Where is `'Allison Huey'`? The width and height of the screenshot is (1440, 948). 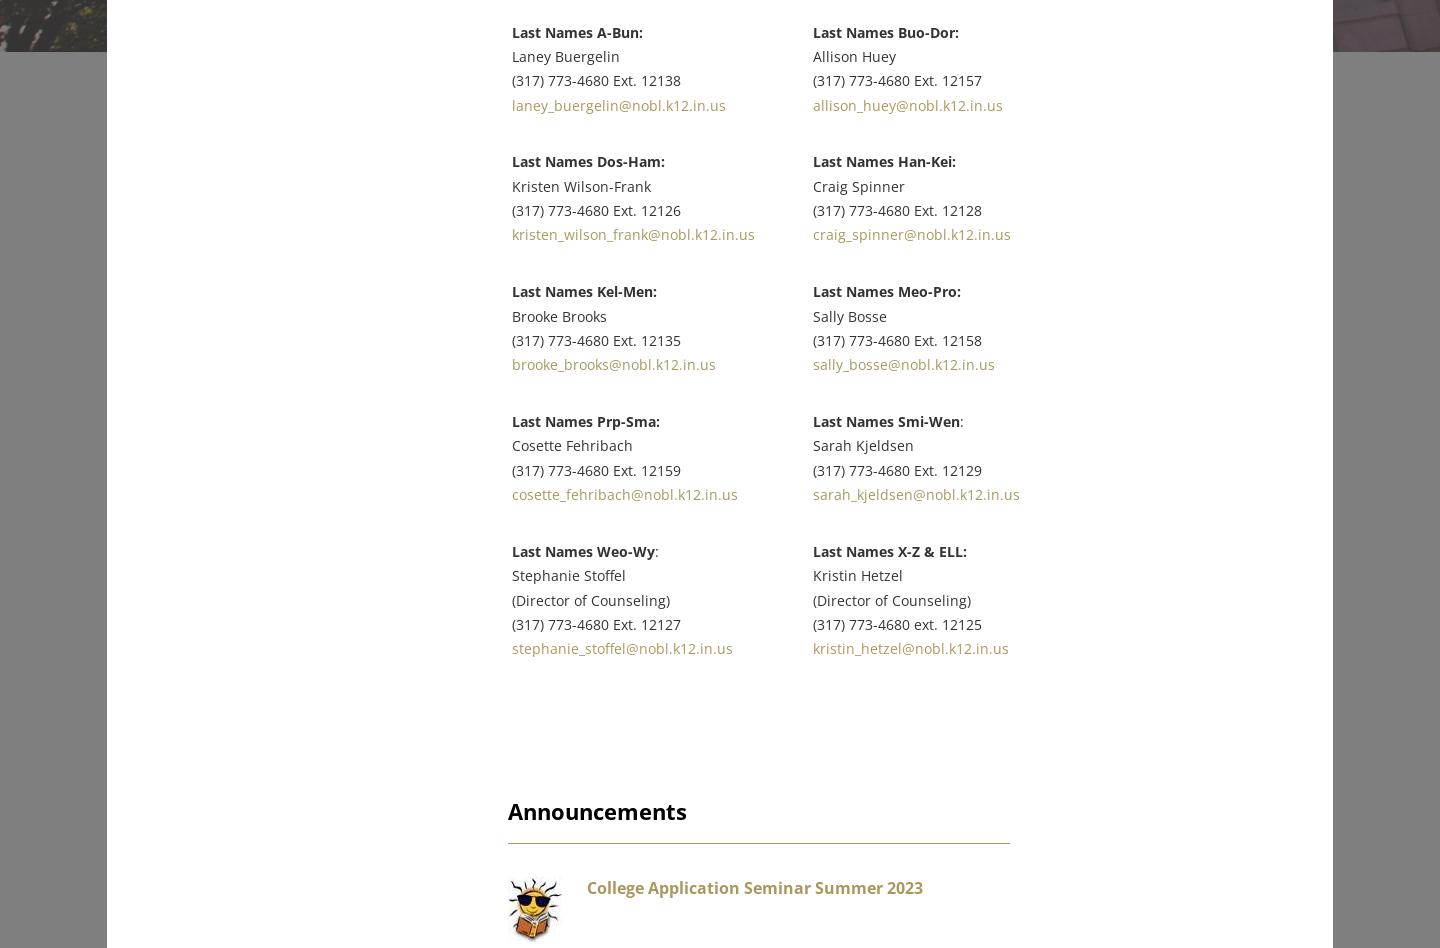 'Allison Huey' is located at coordinates (874, 42).